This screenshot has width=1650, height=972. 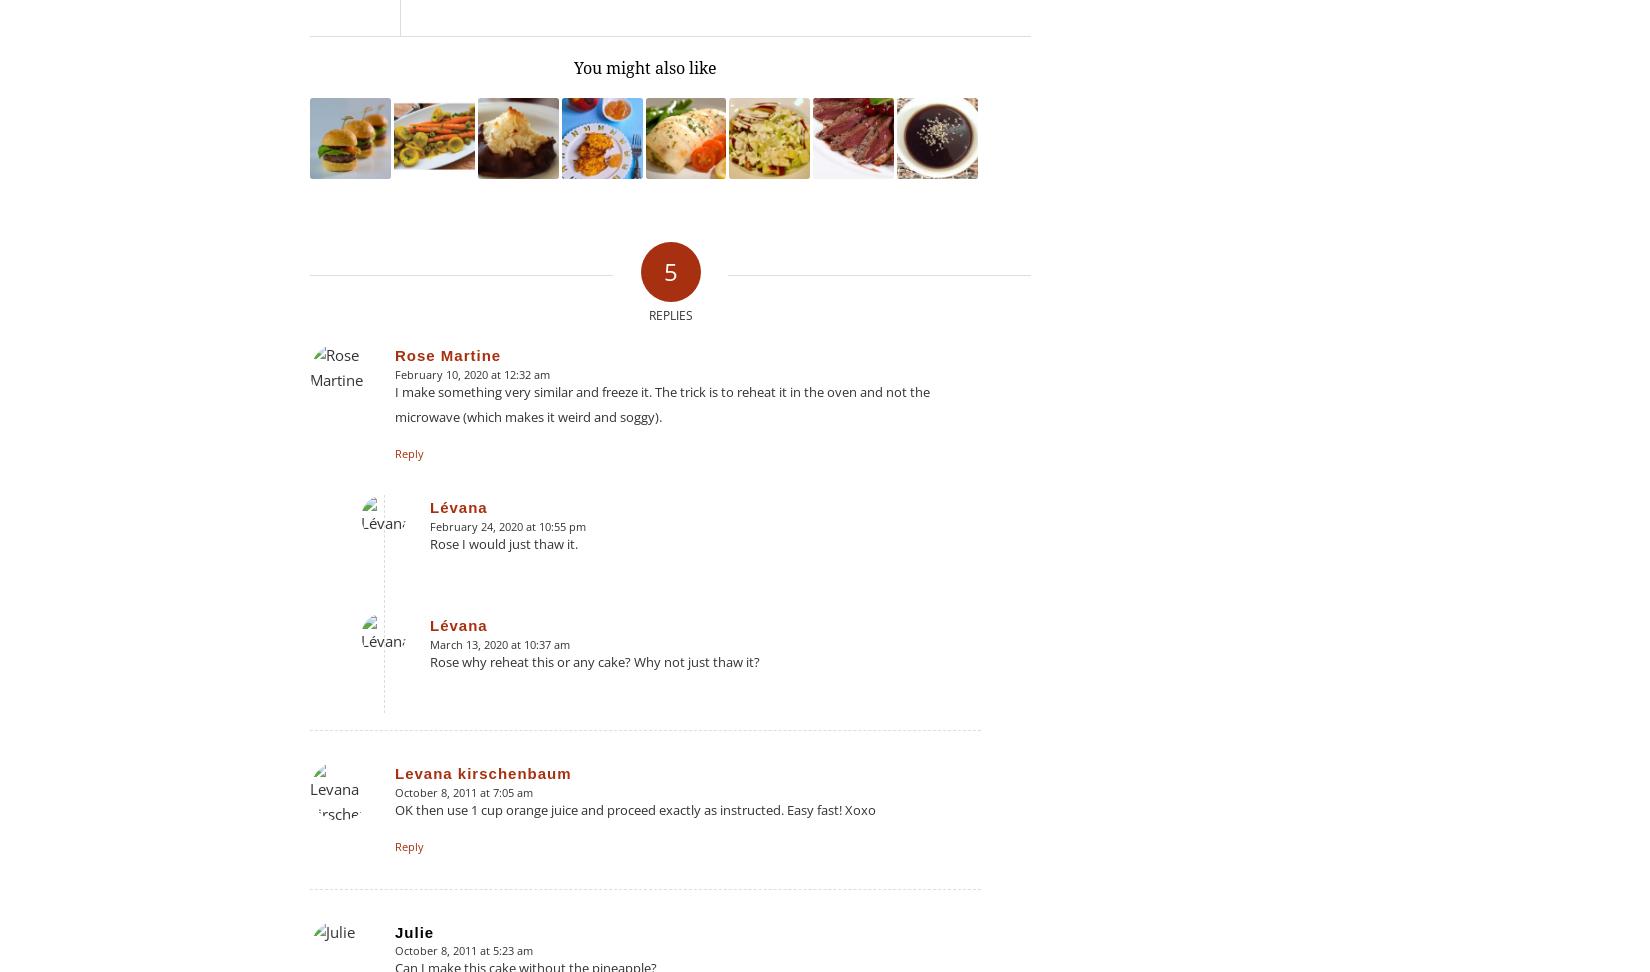 I want to click on 'I make something very similar and freeze it. The trick is to reheat it in the oven and not the microwave (which makes it weird and soggy).', so click(x=661, y=403).